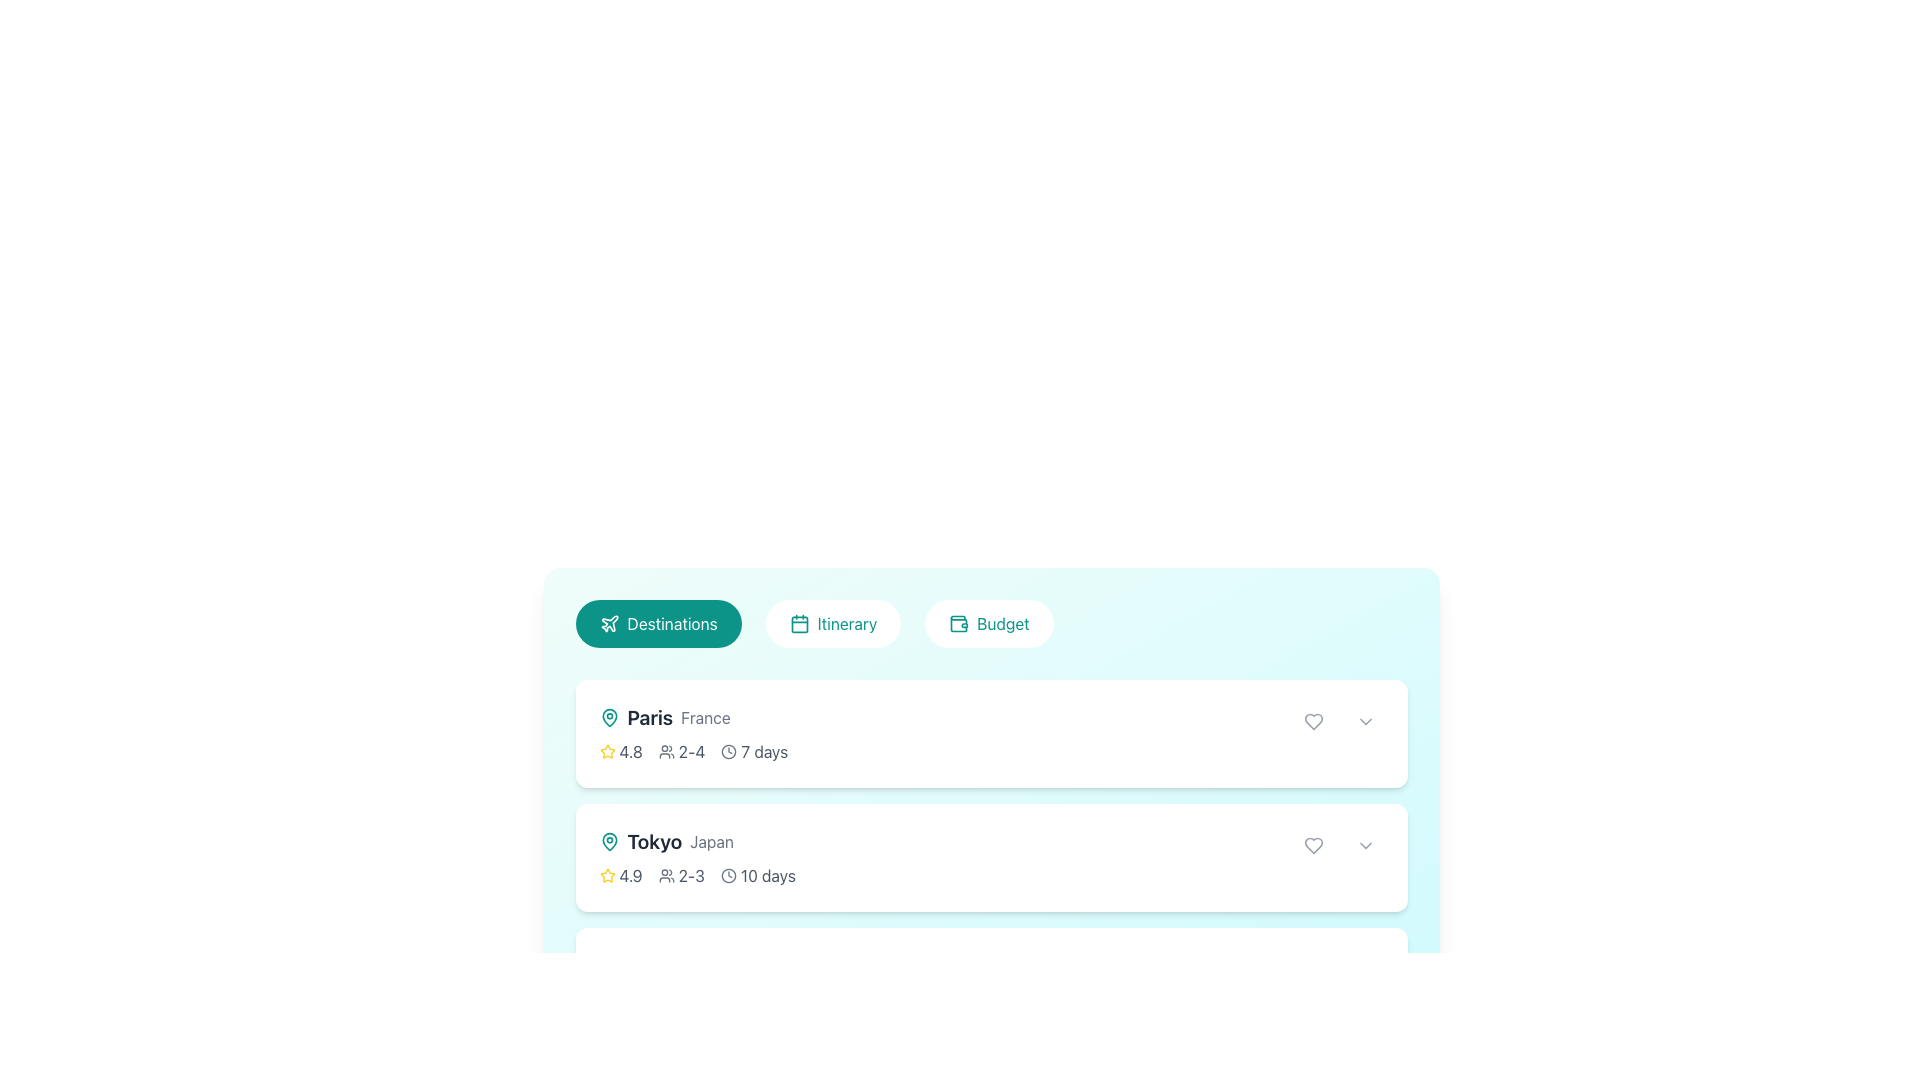 This screenshot has width=1920, height=1080. I want to click on the Dropdown Toggle Icon located at the right edge of the second list entry, so click(1364, 721).